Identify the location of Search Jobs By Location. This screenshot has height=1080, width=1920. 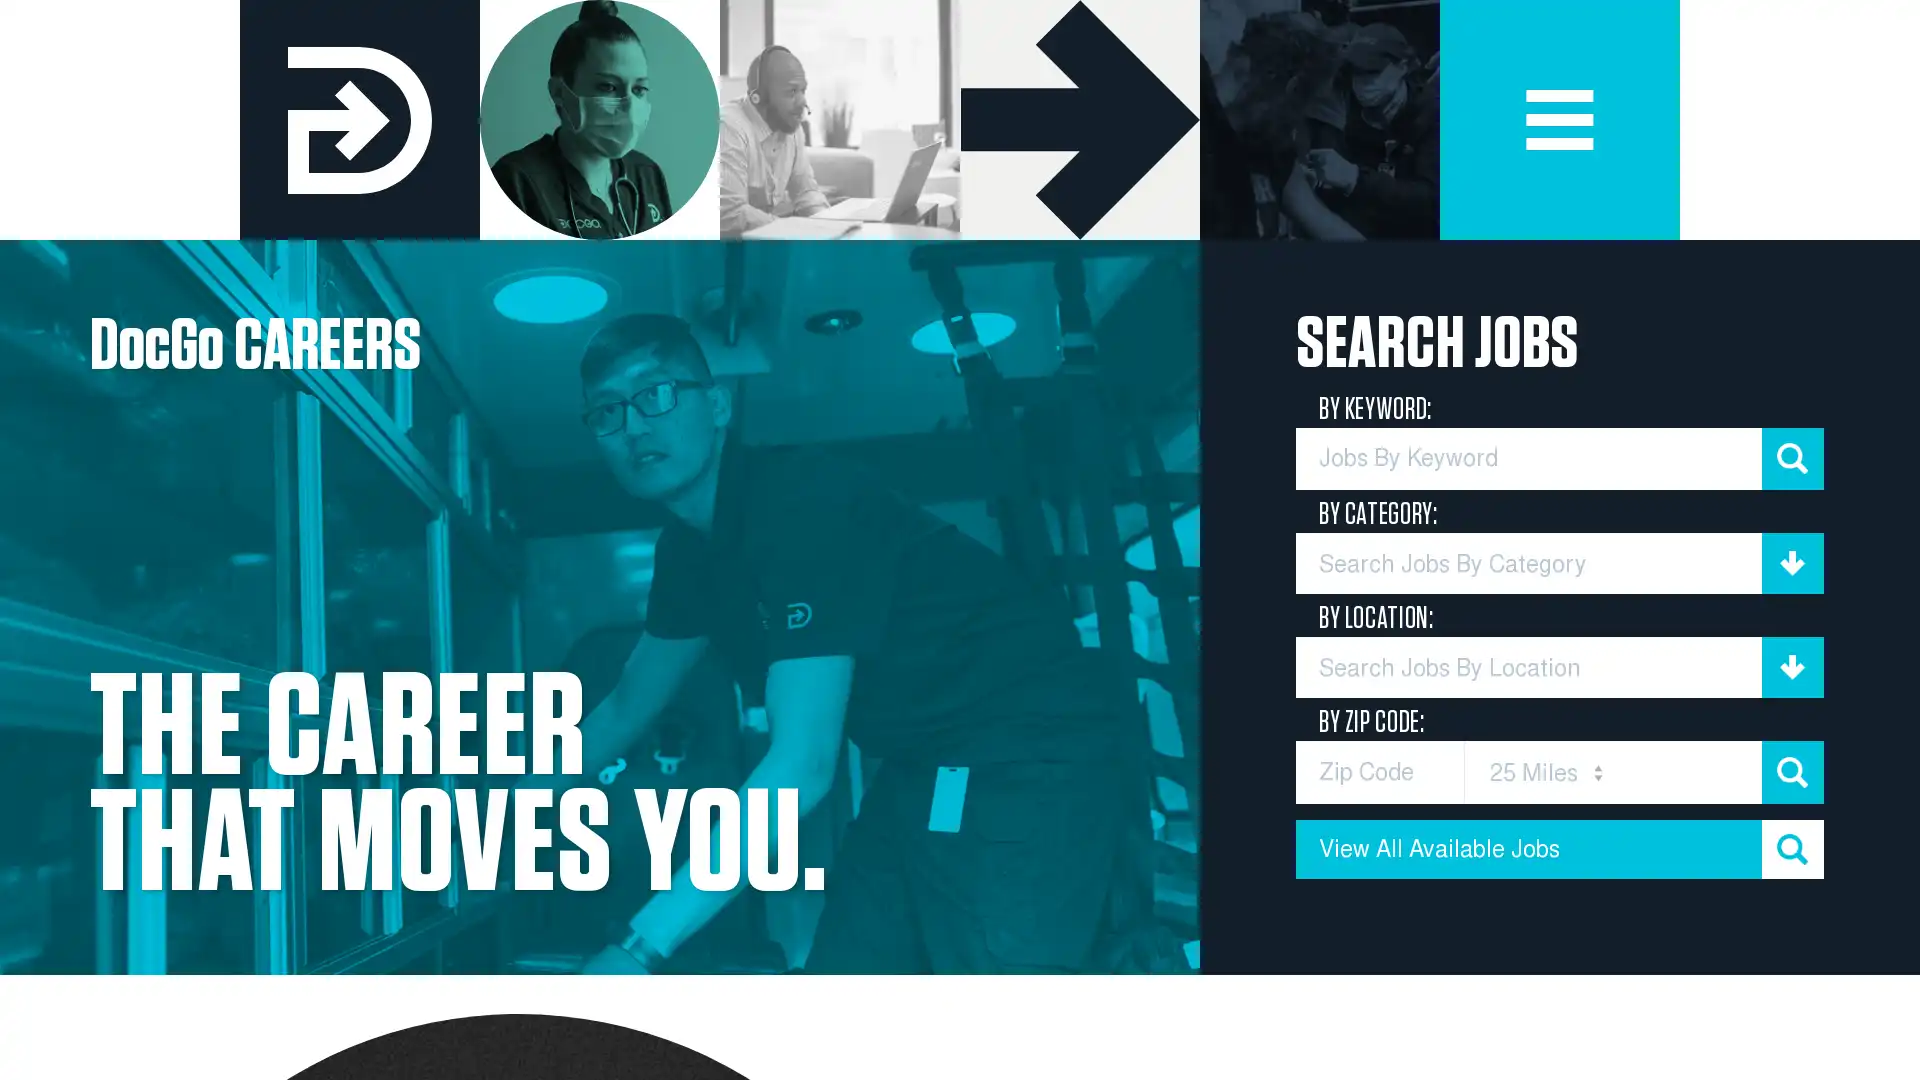
(1559, 667).